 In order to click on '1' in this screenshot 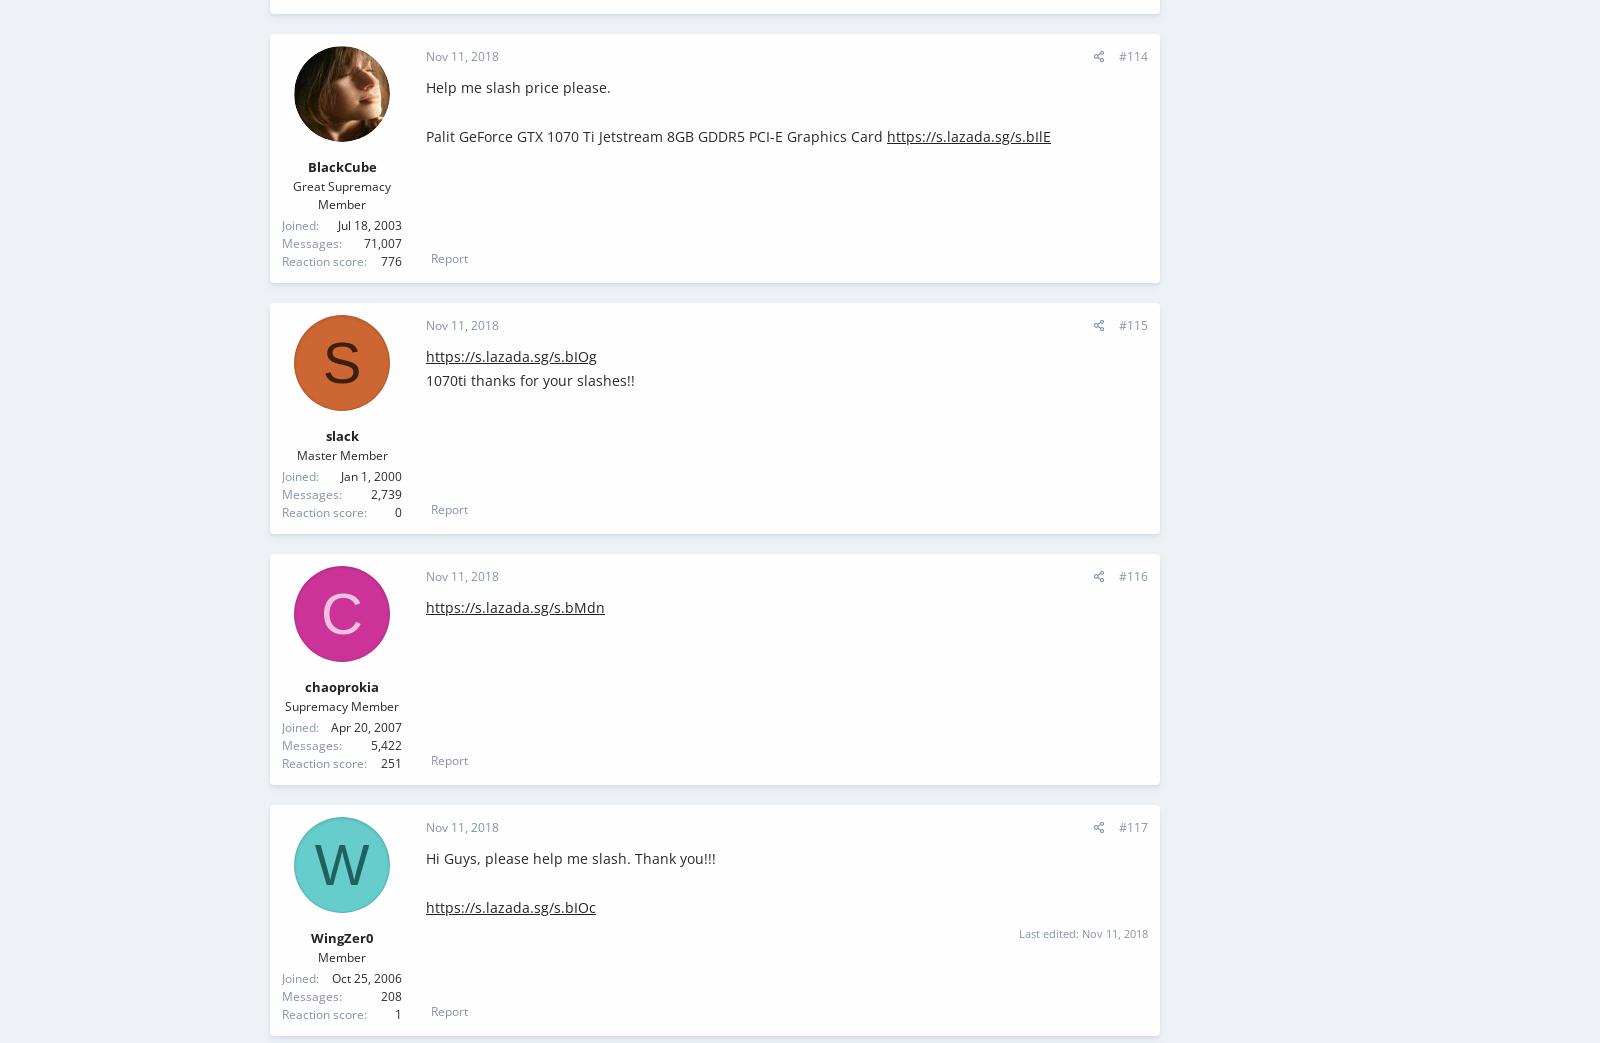, I will do `click(395, 1013)`.